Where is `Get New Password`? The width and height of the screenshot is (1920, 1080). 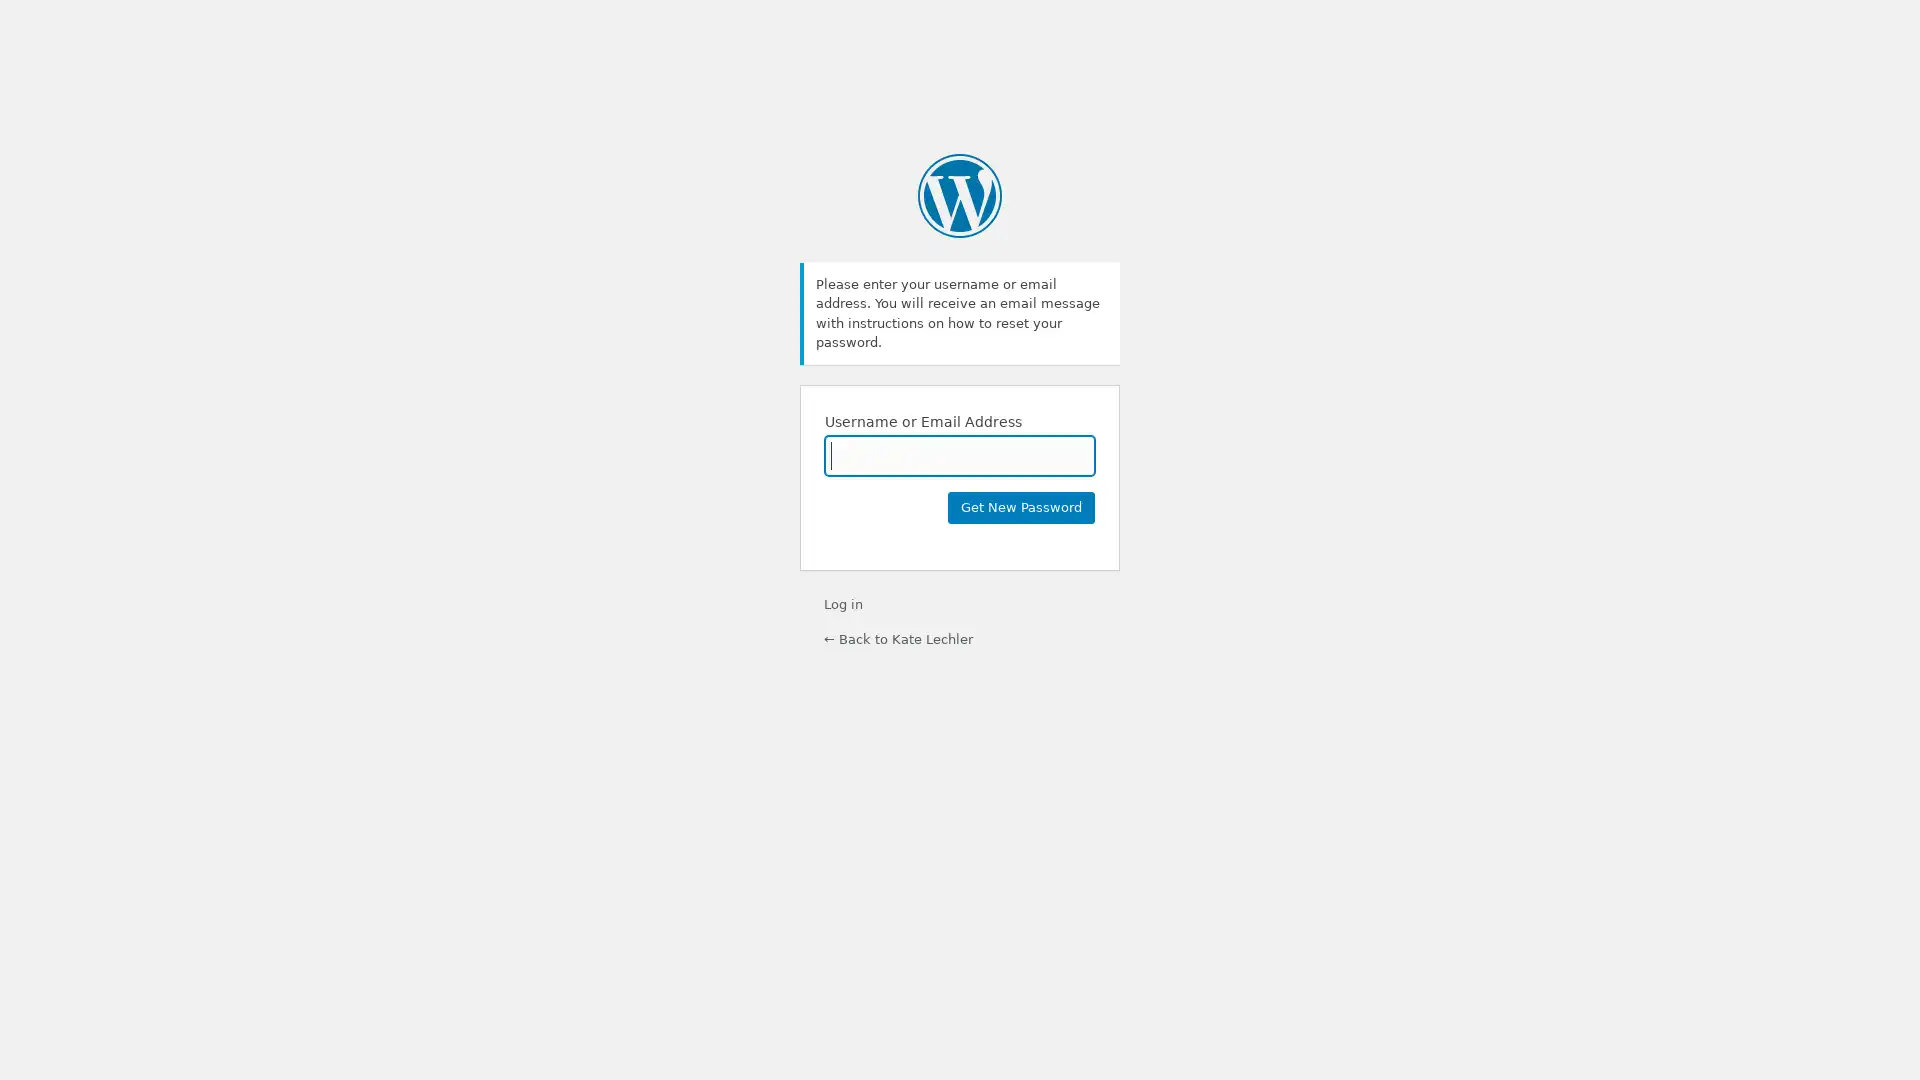 Get New Password is located at coordinates (1021, 505).